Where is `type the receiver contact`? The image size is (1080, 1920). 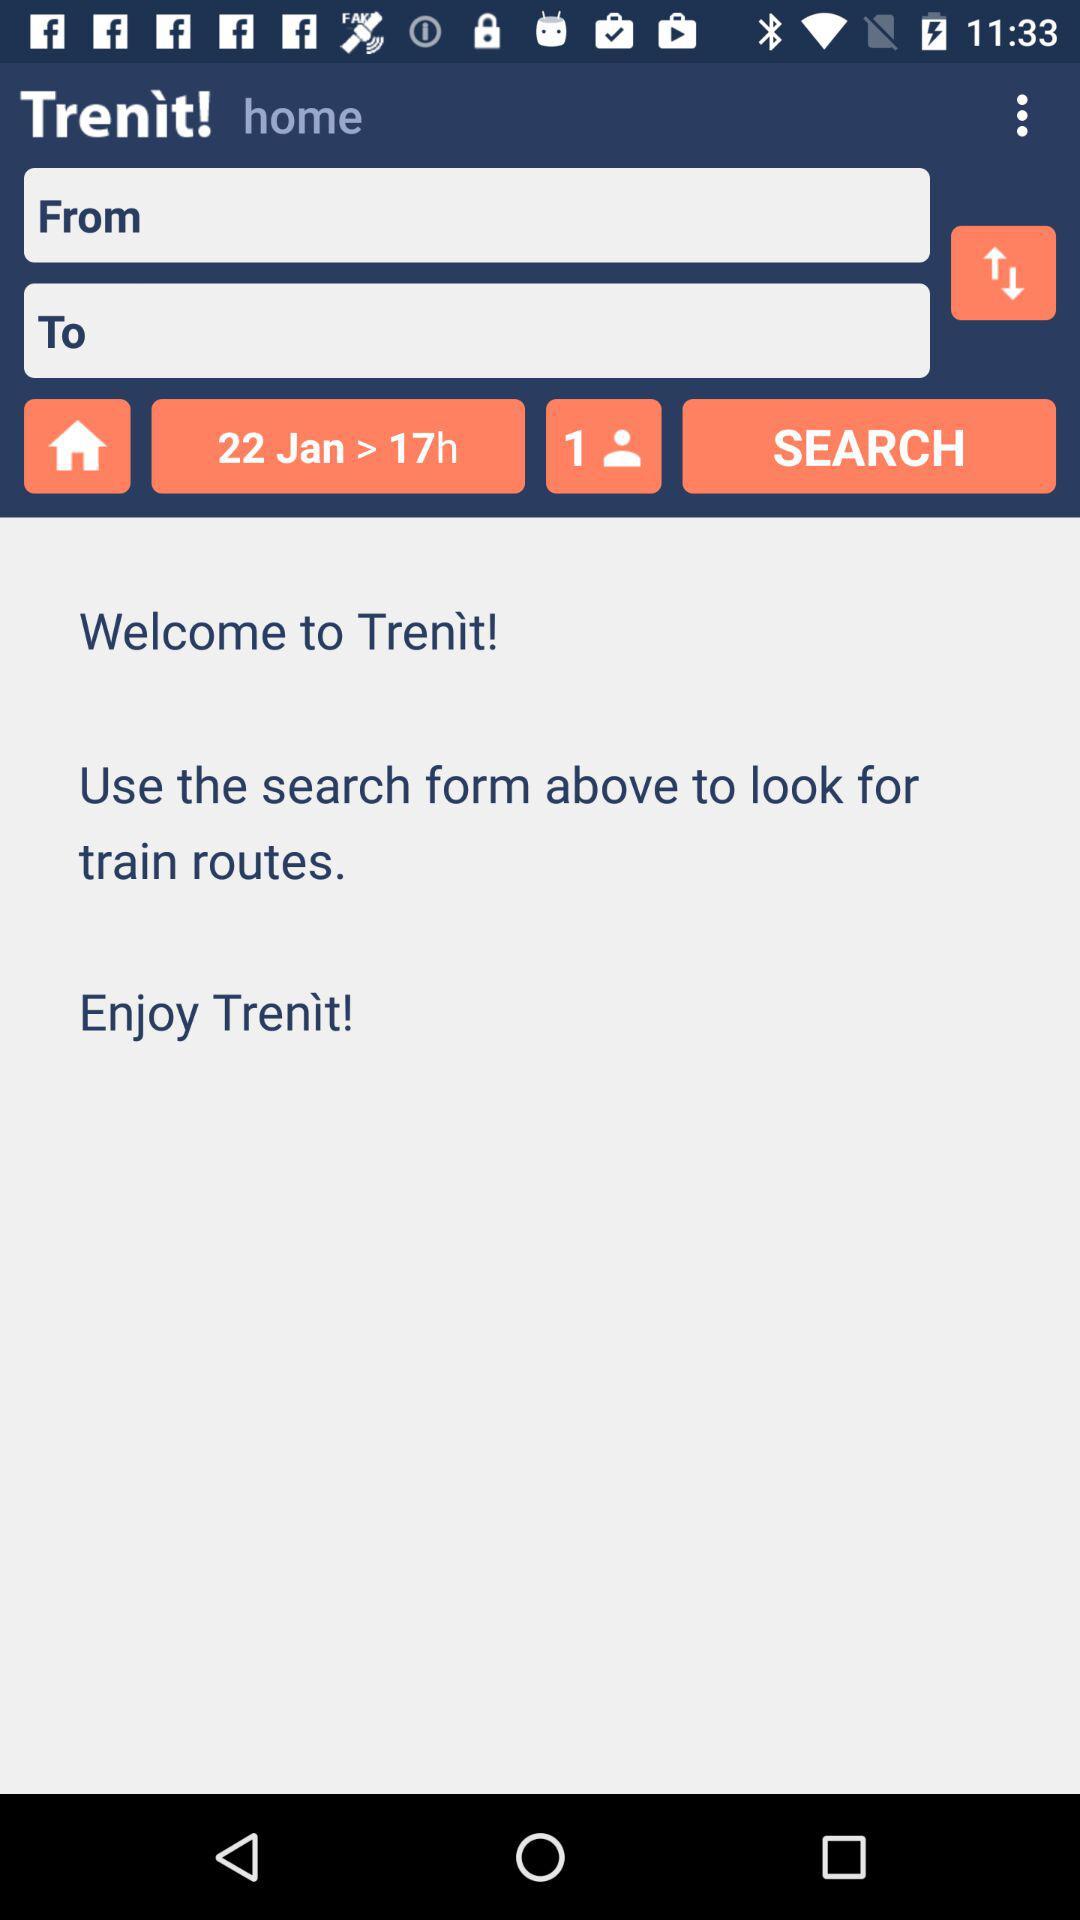
type the receiver contact is located at coordinates (534, 330).